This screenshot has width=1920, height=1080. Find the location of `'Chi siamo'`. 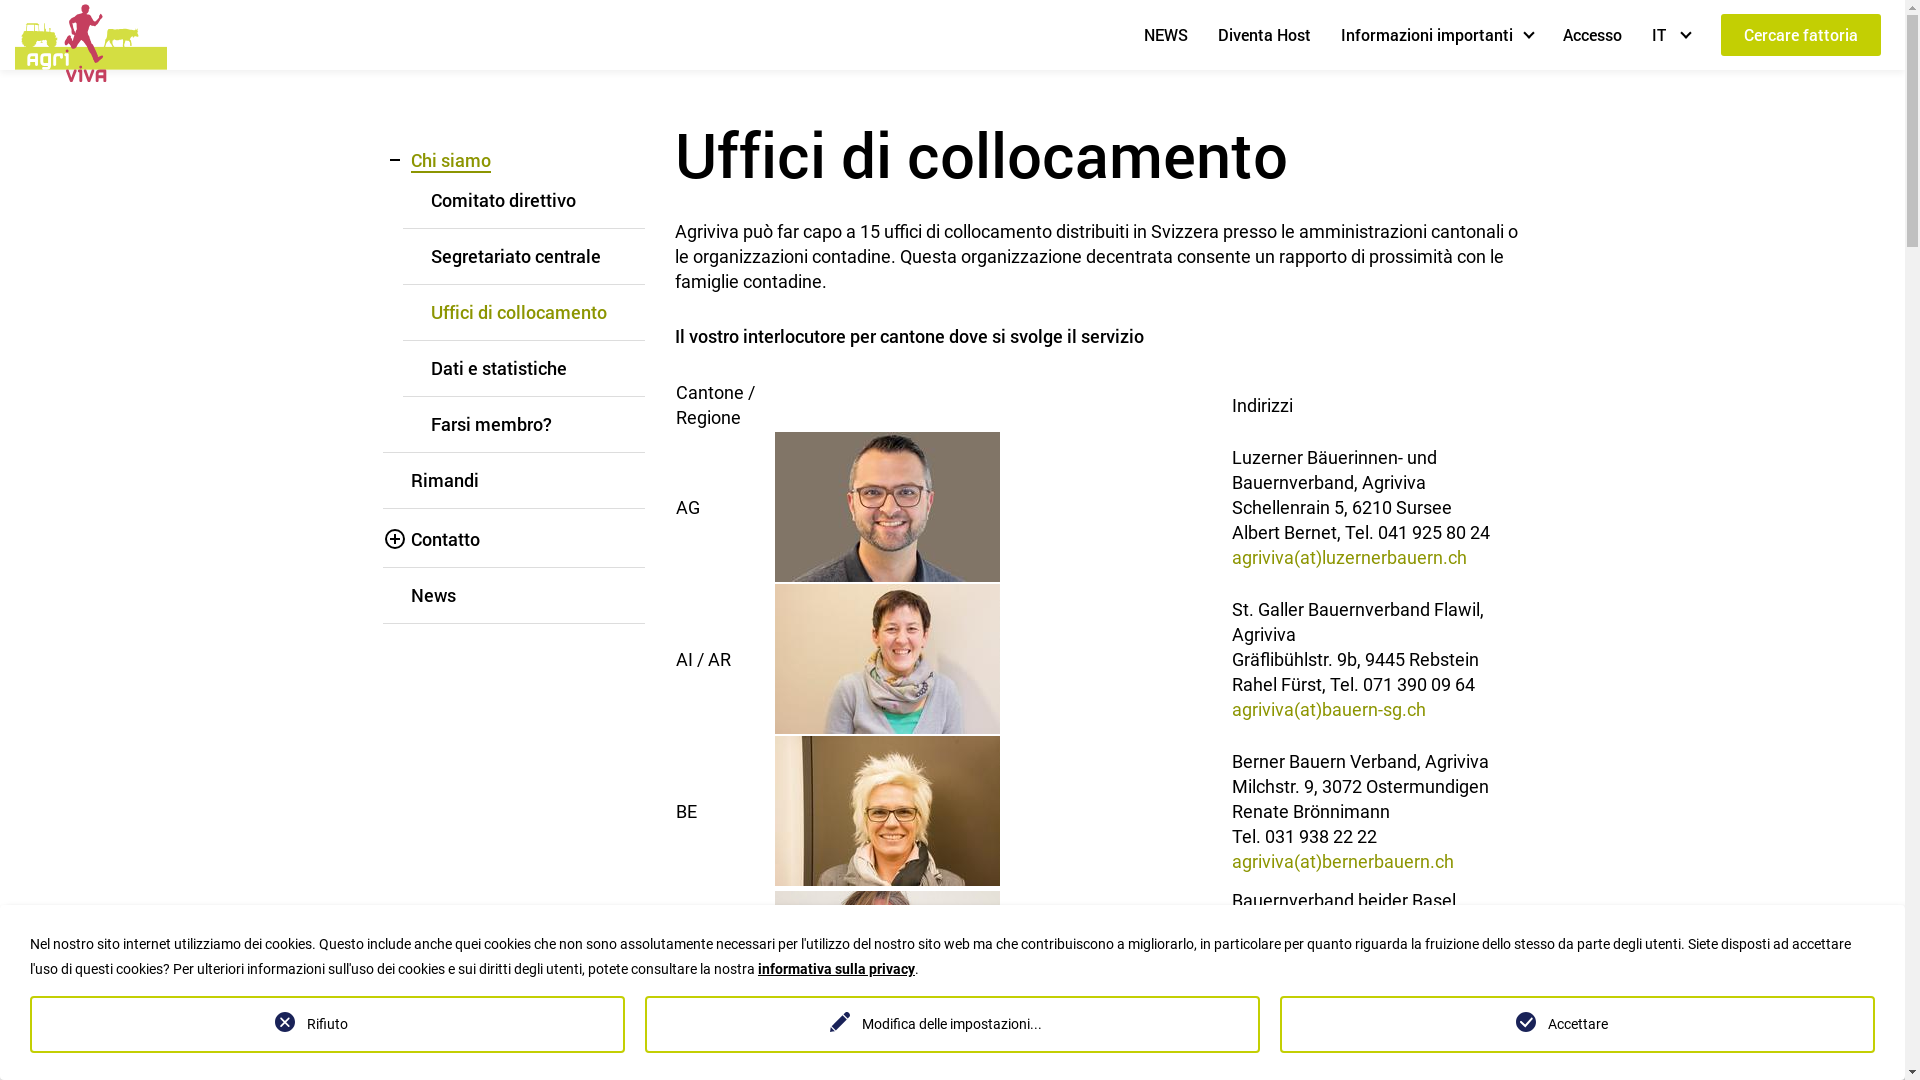

'Chi siamo' is located at coordinates (449, 159).